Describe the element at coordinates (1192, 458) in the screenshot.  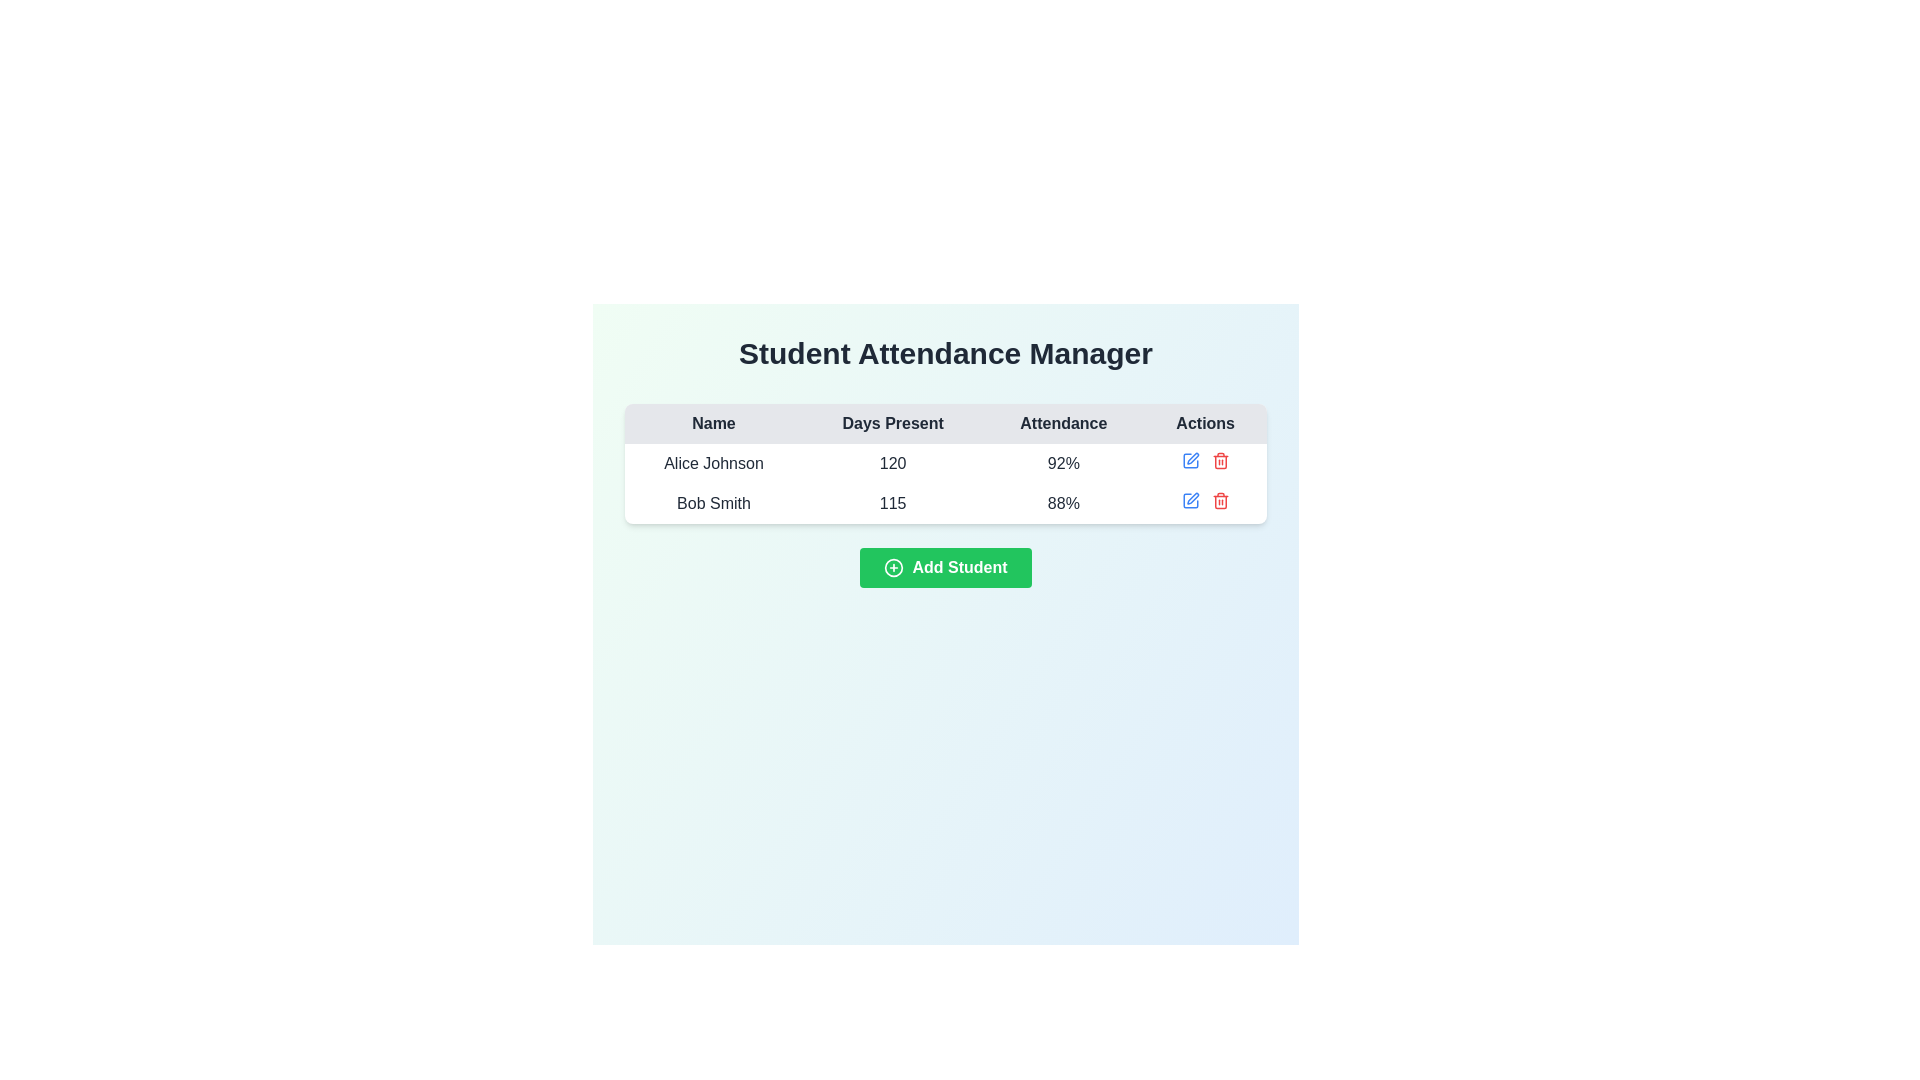
I see `the edit icon (pen) located in the Actions column of the first row under the 'Student Attendance Manager' header` at that location.